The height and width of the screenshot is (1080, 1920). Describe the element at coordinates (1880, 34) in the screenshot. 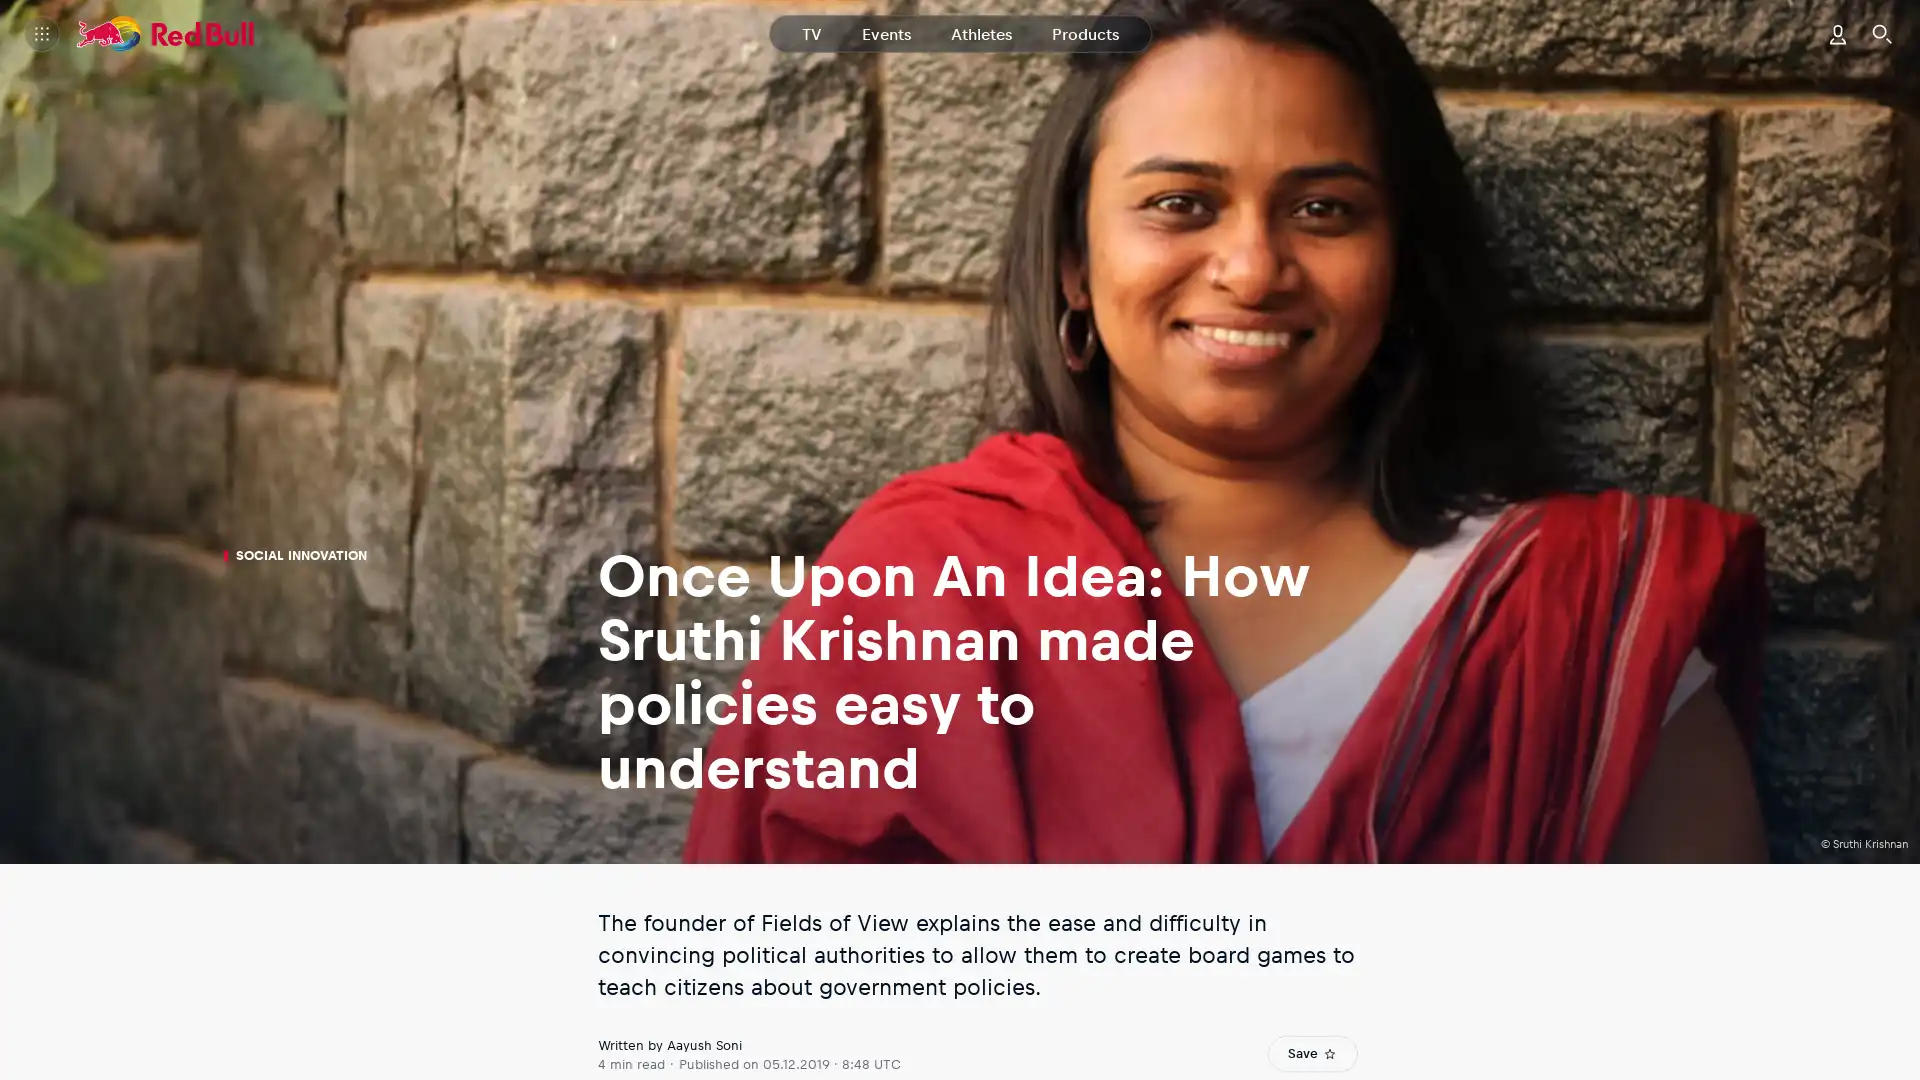

I see `Search` at that location.